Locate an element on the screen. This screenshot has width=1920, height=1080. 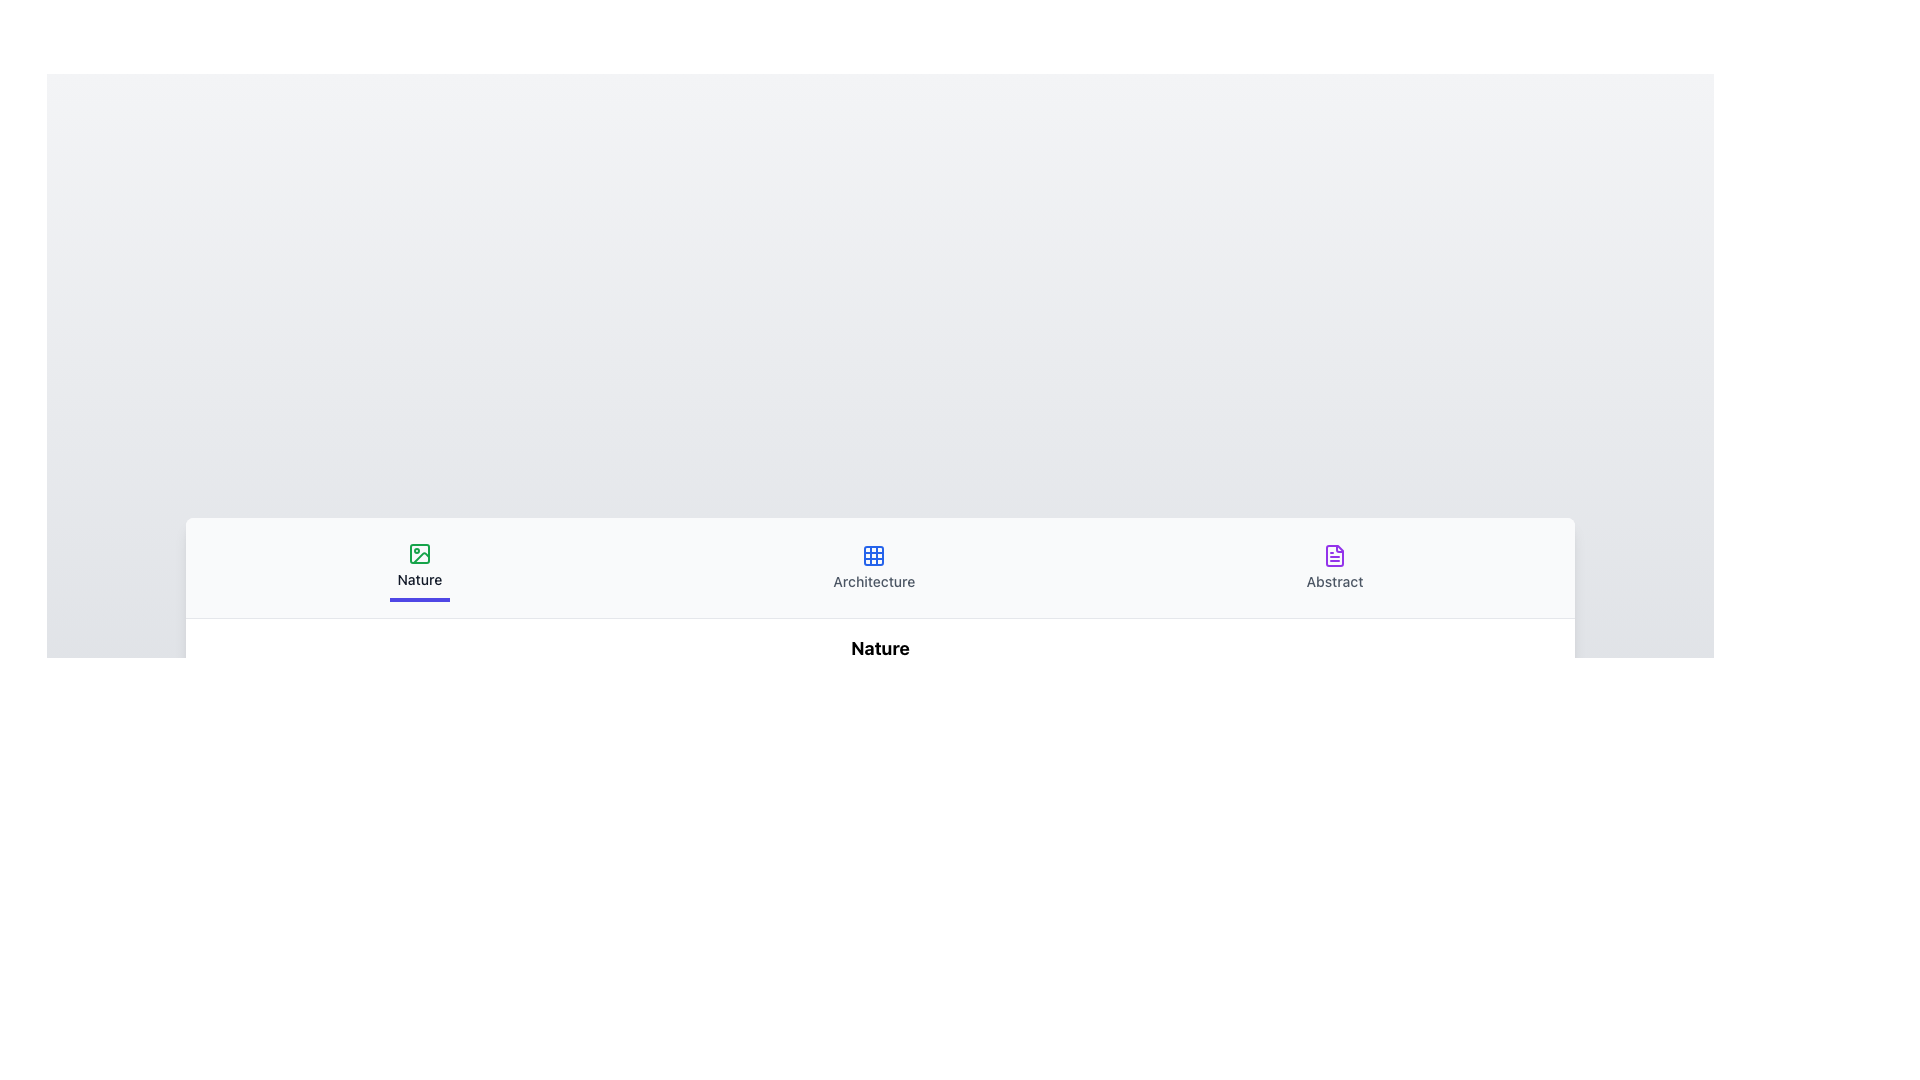
the navigation button for 'Architecture' located in the center of the horizontal navigation bar, positioned between 'Nature' and 'Abstract' to filter content accordingly is located at coordinates (874, 567).